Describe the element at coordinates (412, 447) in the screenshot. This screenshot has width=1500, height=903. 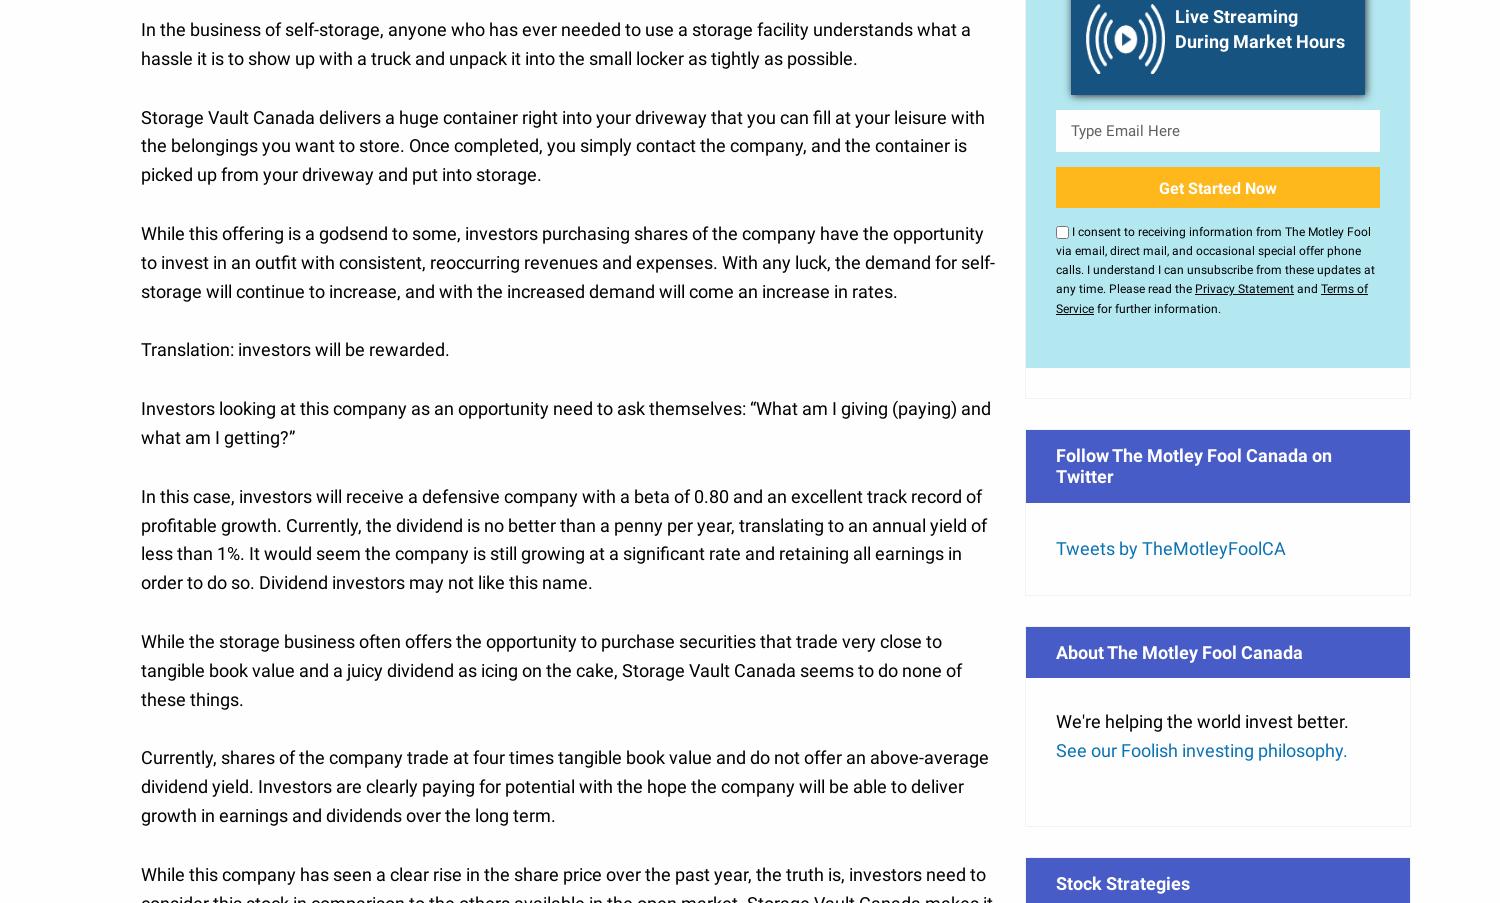
I see `'About The Motley Fool Canada'` at that location.